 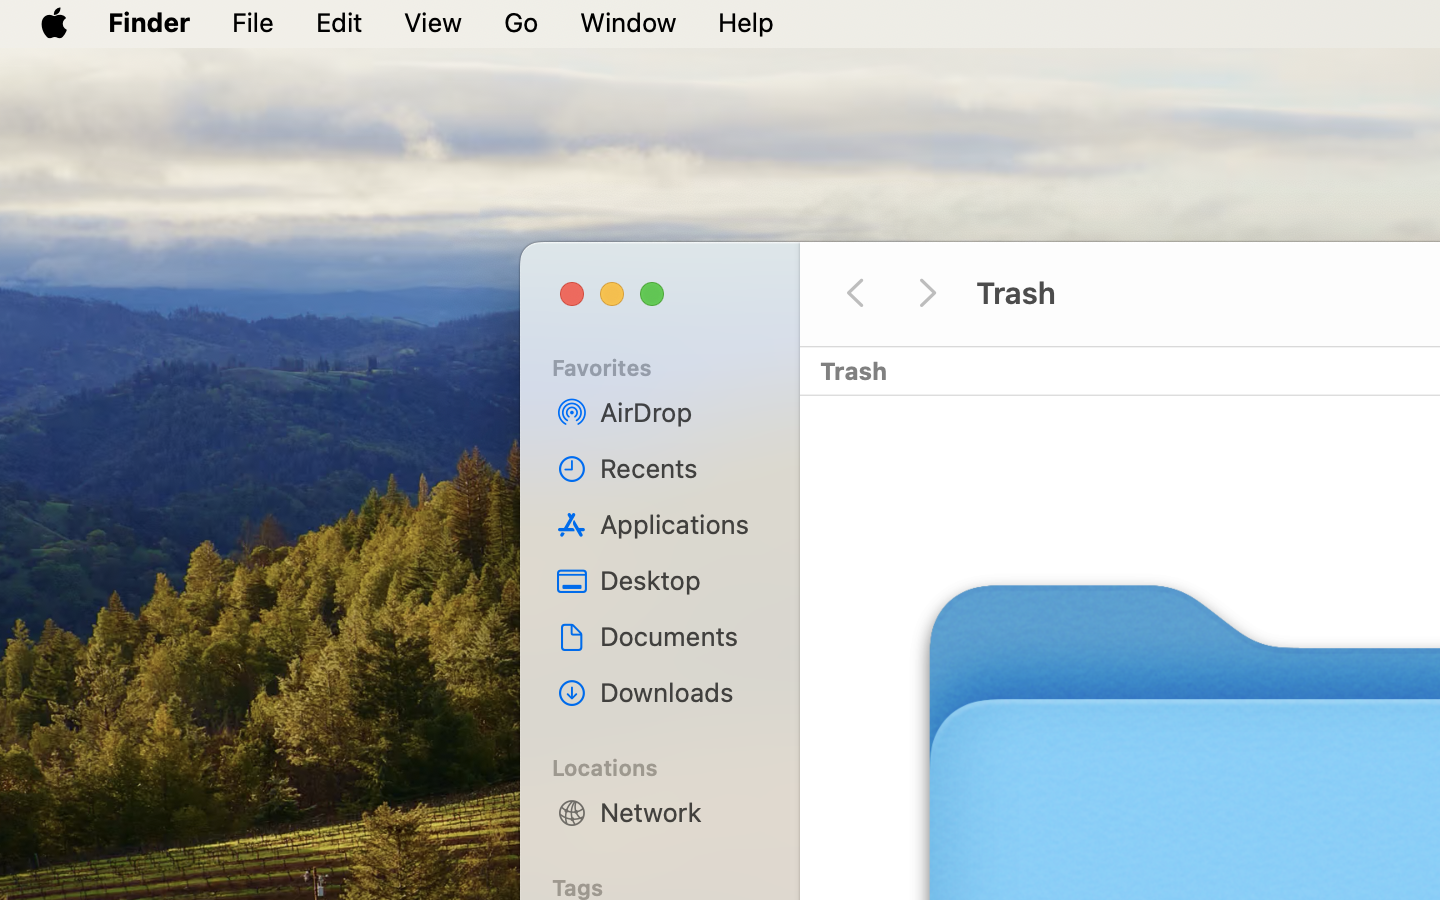 What do you see at coordinates (680, 467) in the screenshot?
I see `'Recents'` at bounding box center [680, 467].